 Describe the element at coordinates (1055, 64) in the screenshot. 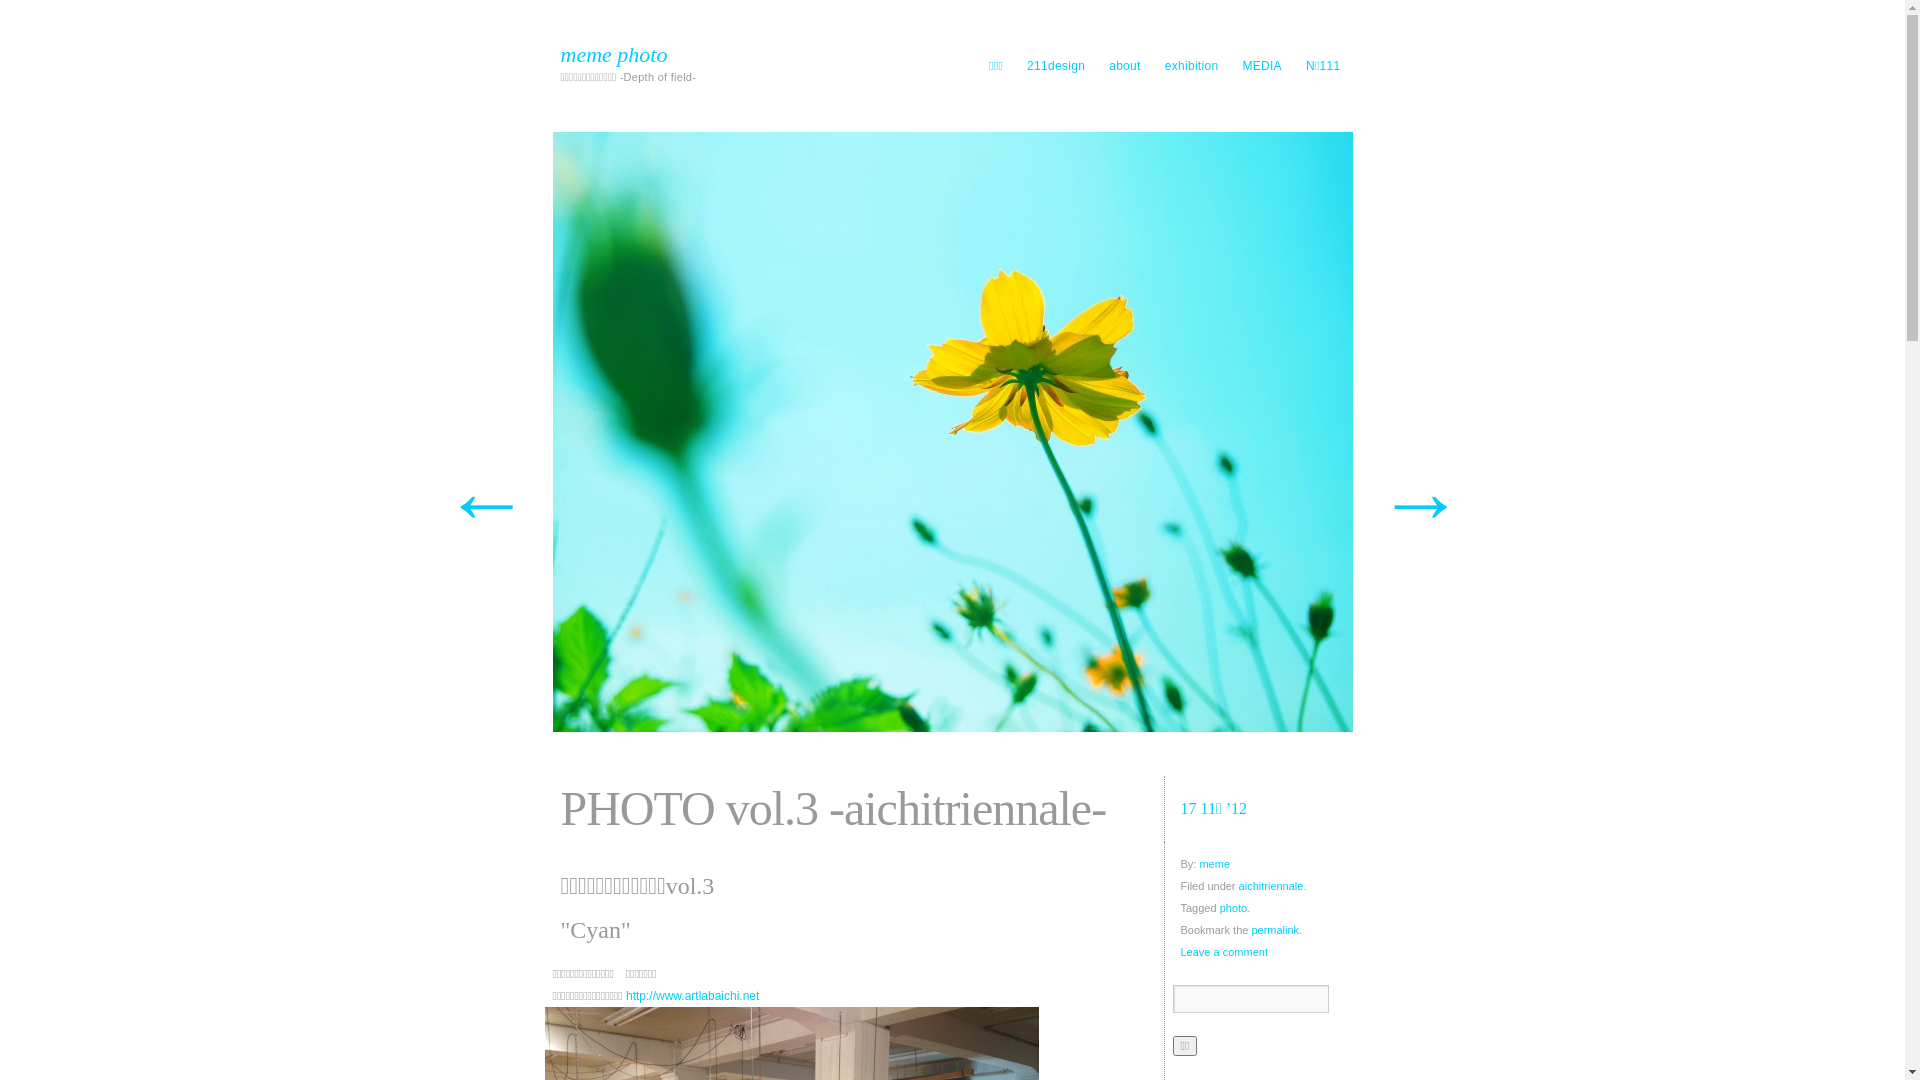

I see `'211design'` at that location.